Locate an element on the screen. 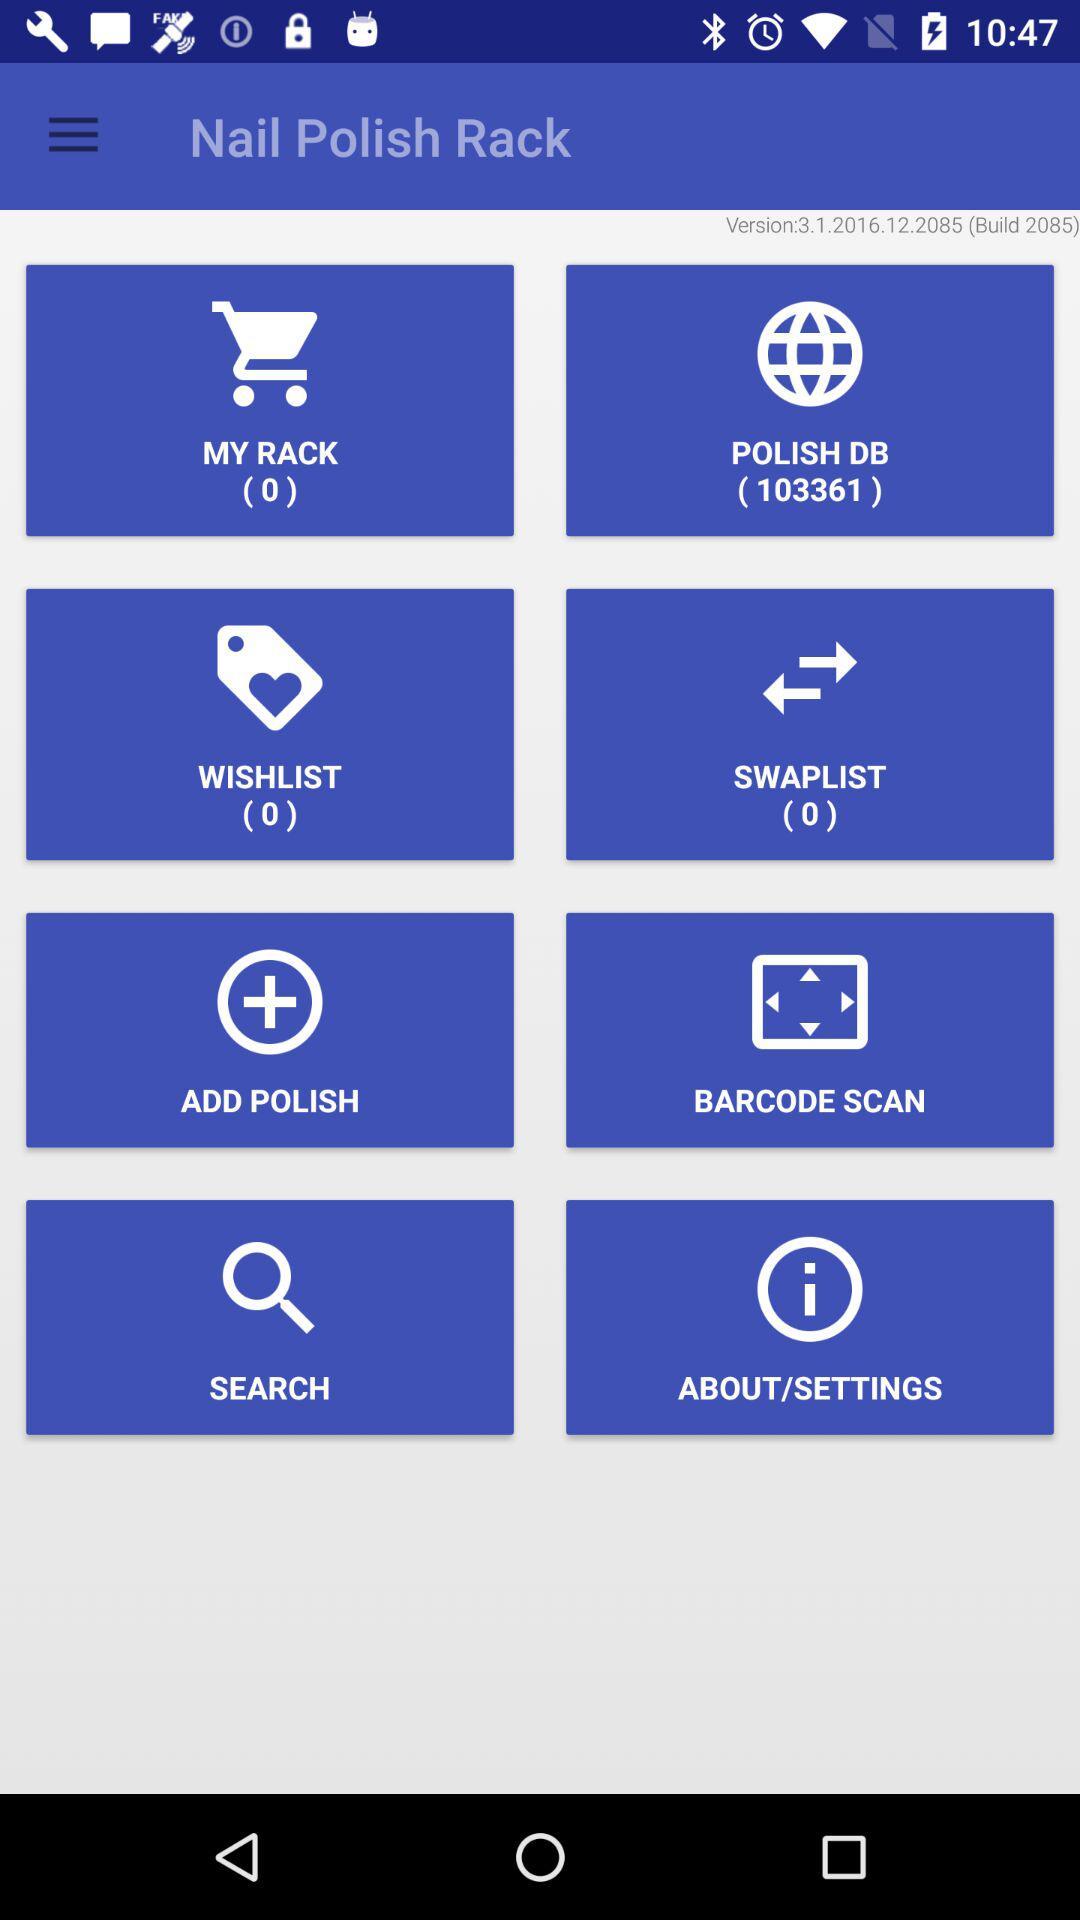  icon above add polish icon is located at coordinates (270, 723).